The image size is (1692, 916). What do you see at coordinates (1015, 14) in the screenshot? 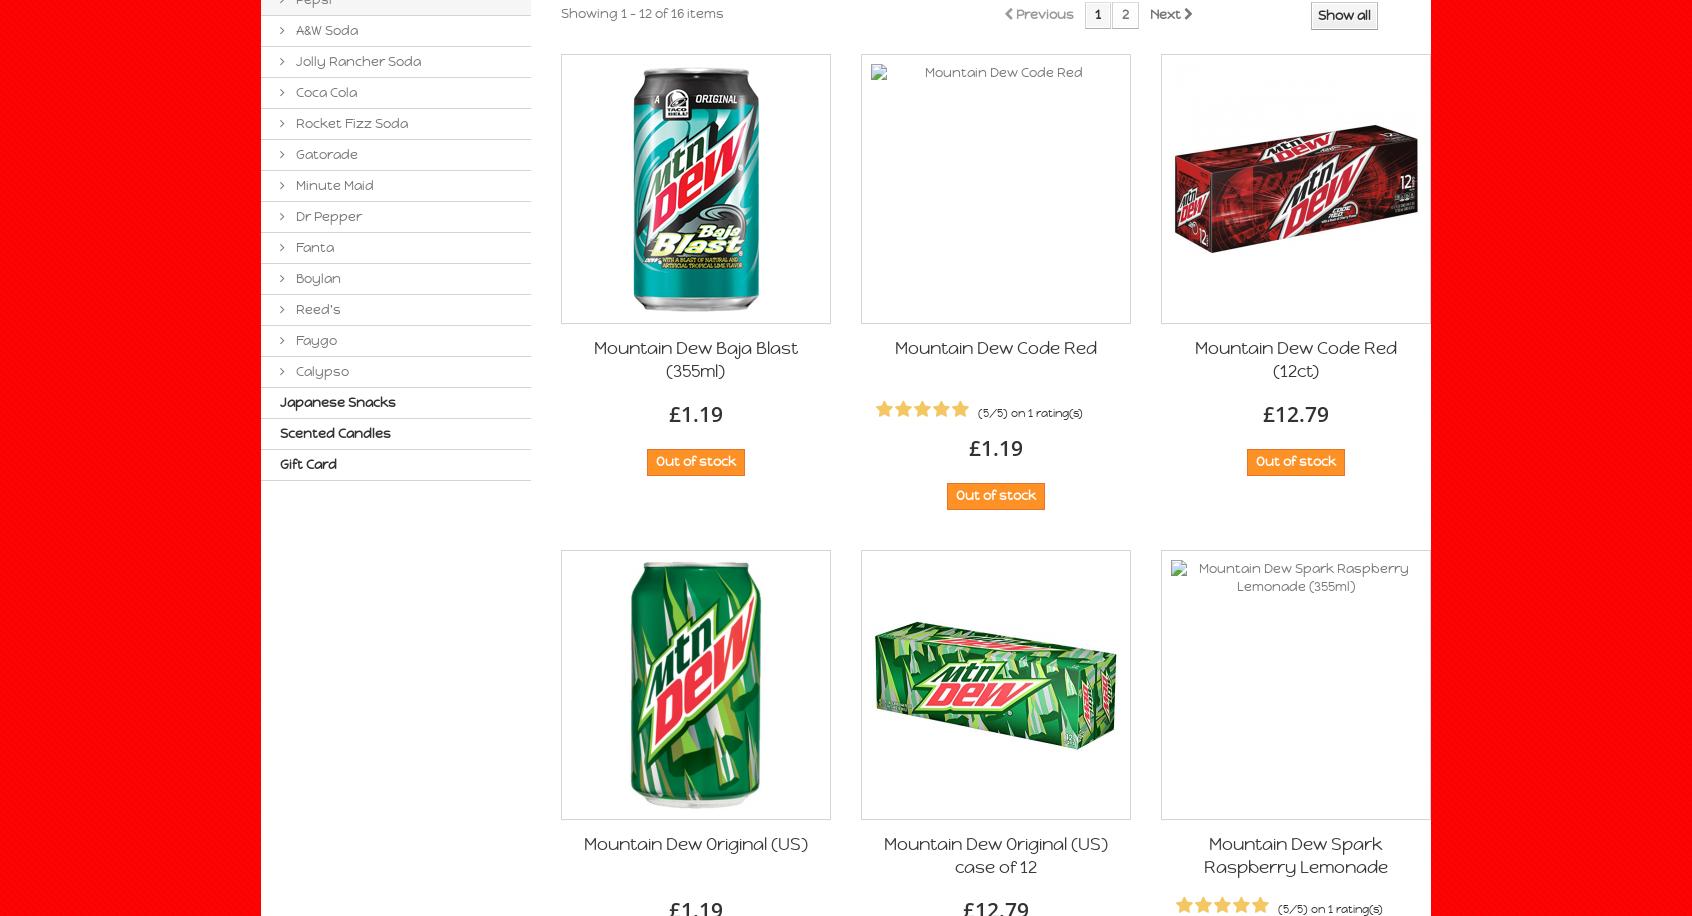
I see `'Previous'` at bounding box center [1015, 14].